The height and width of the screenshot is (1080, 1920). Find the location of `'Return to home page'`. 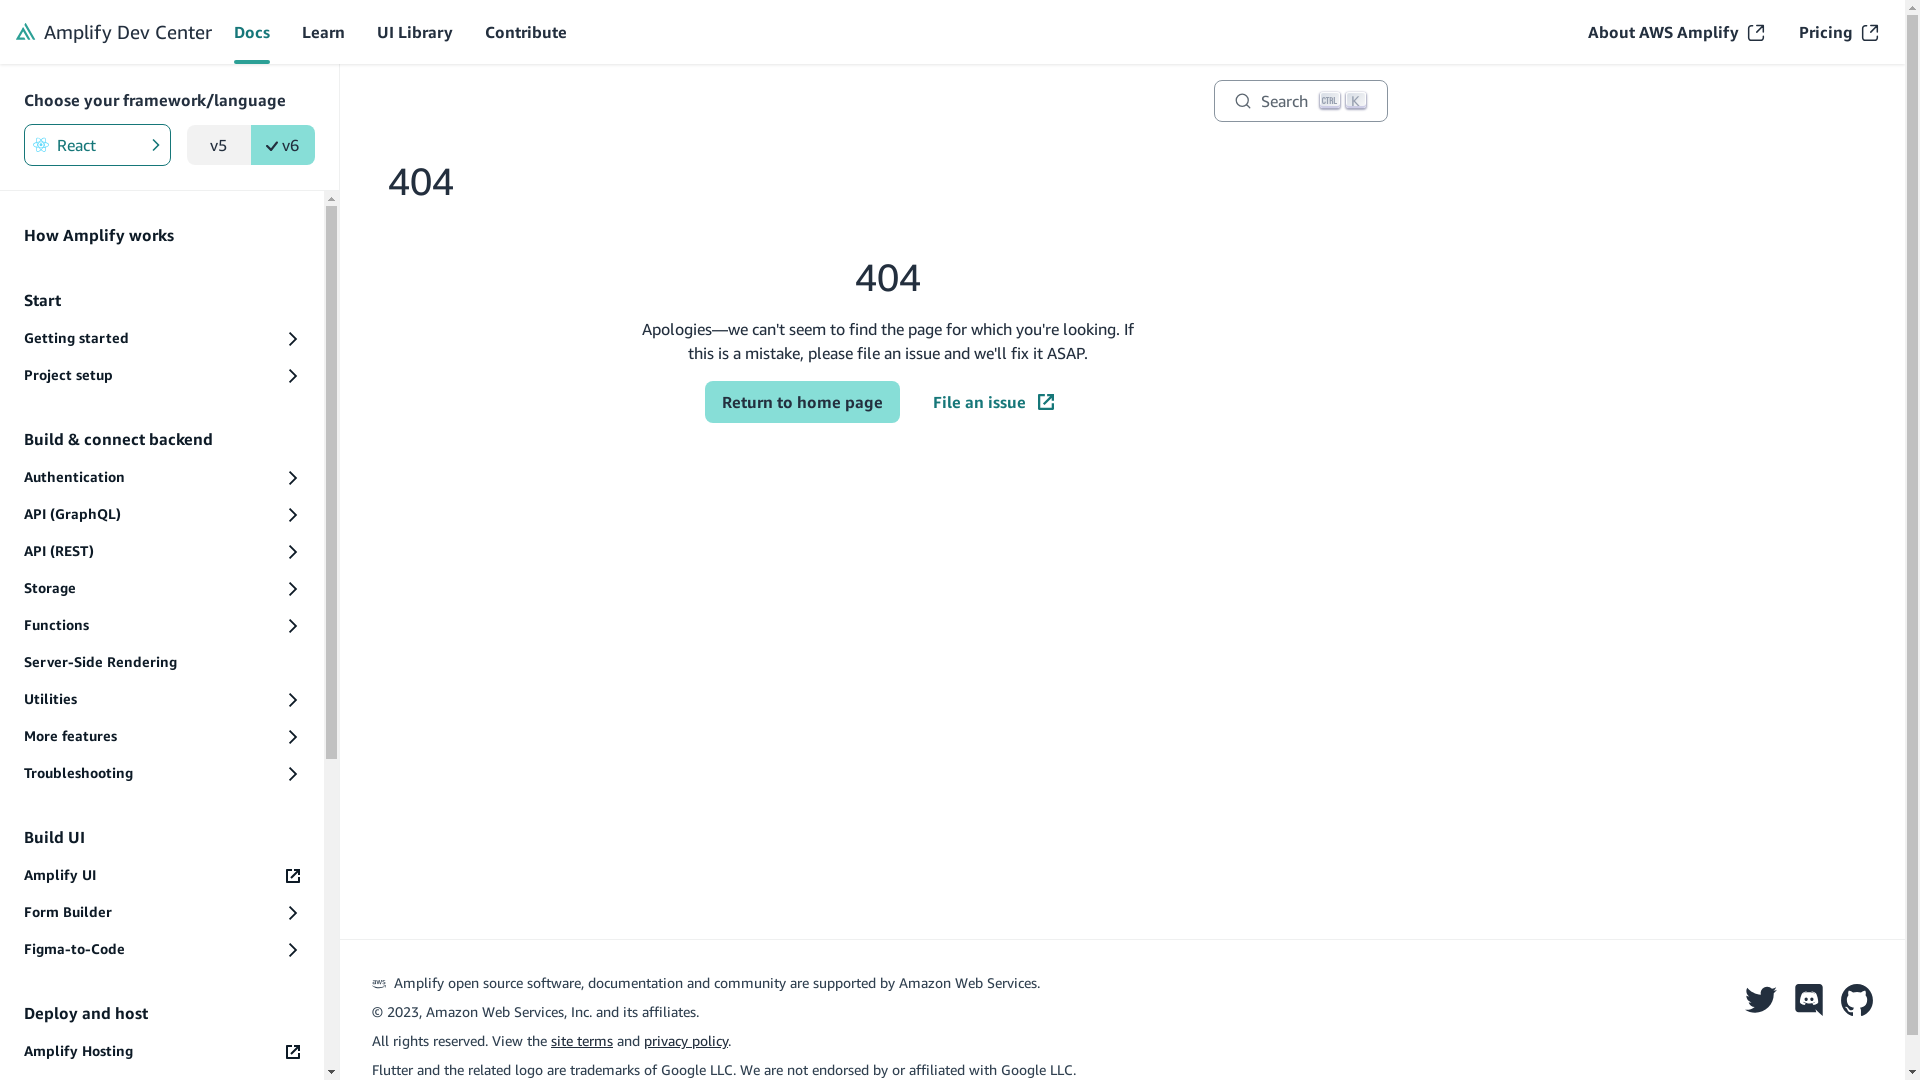

'Return to home page' is located at coordinates (802, 401).